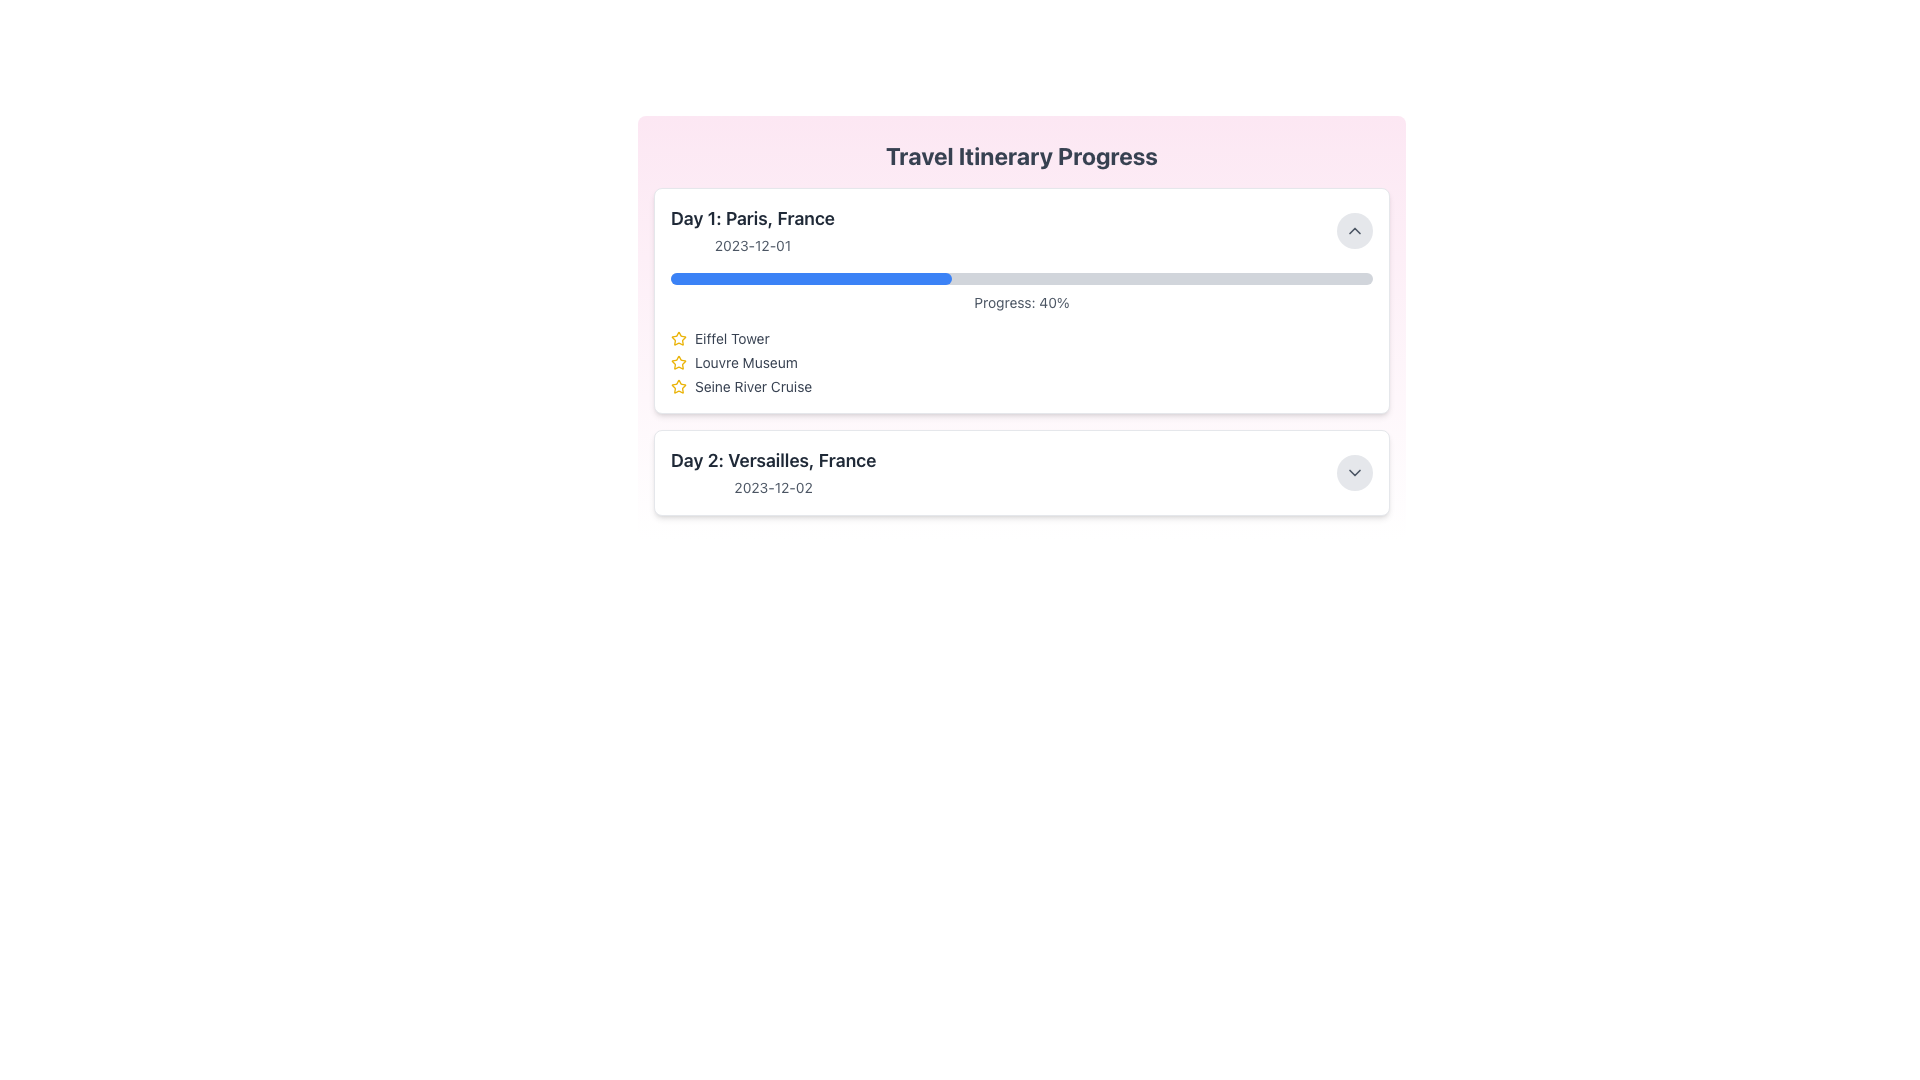 The width and height of the screenshot is (1920, 1080). What do you see at coordinates (678, 362) in the screenshot?
I see `the star icon representing the 'Louvre Museum'` at bounding box center [678, 362].